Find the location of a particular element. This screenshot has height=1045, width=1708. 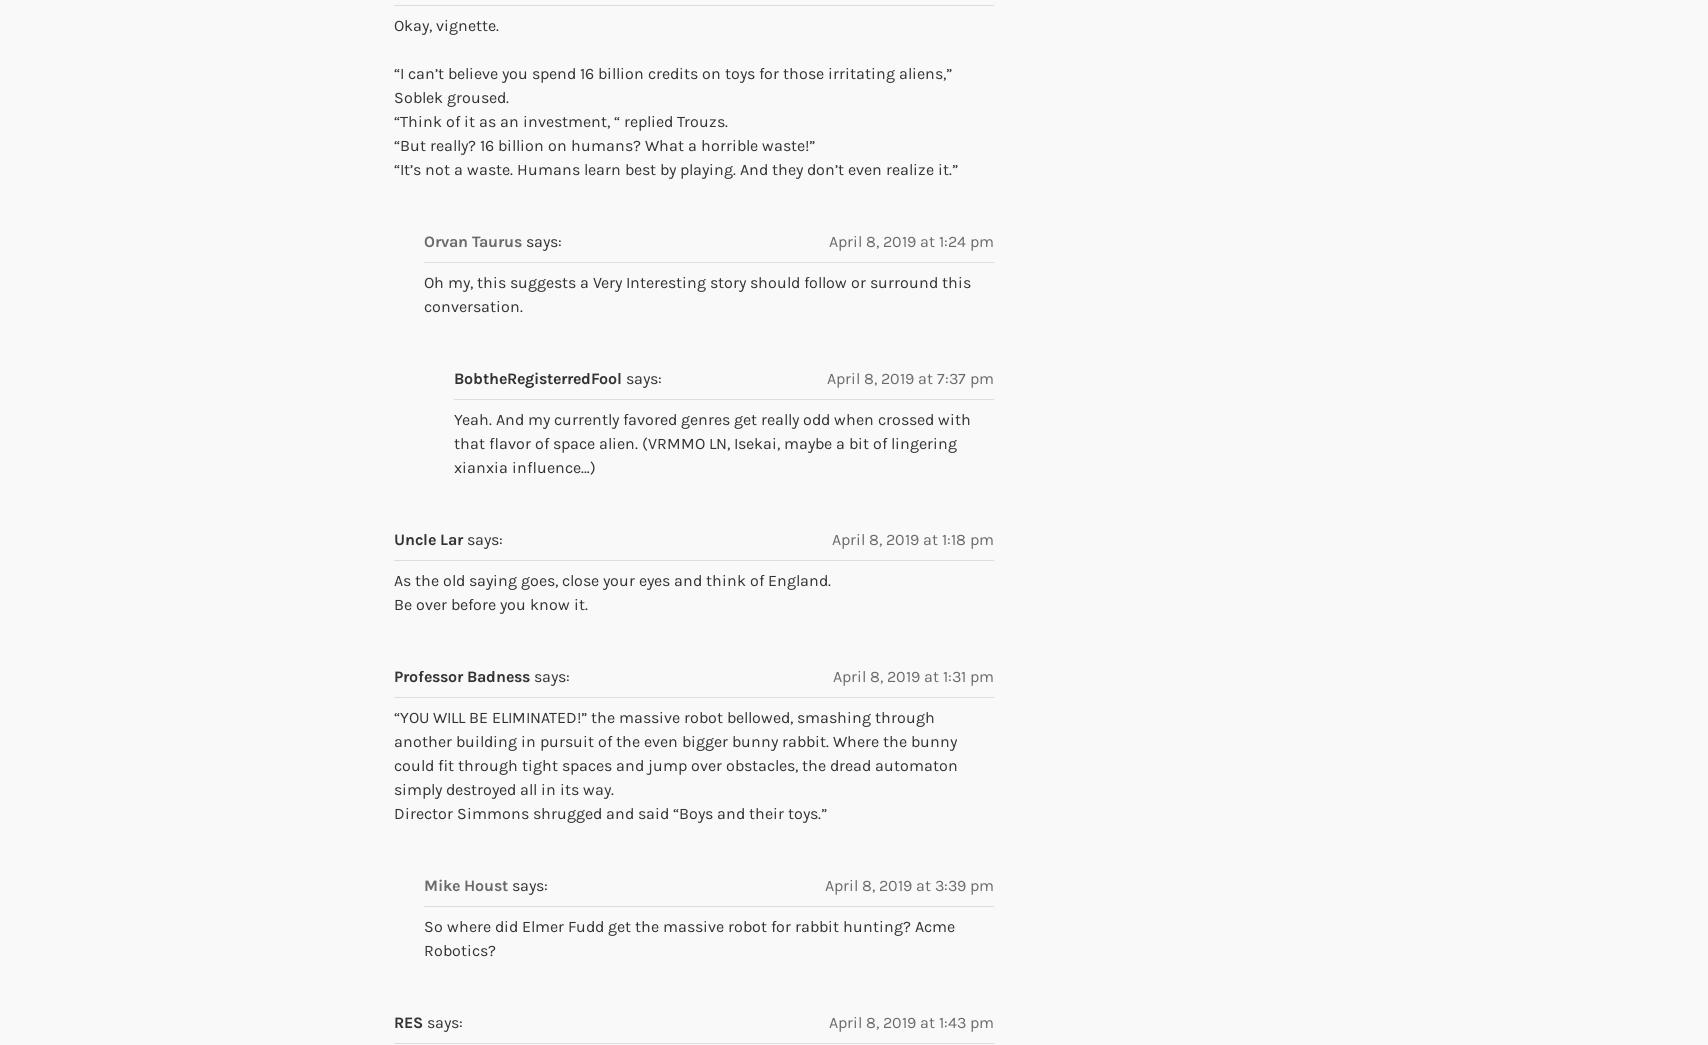

'April 8, 2019 at 1:43 pm' is located at coordinates (911, 1021).